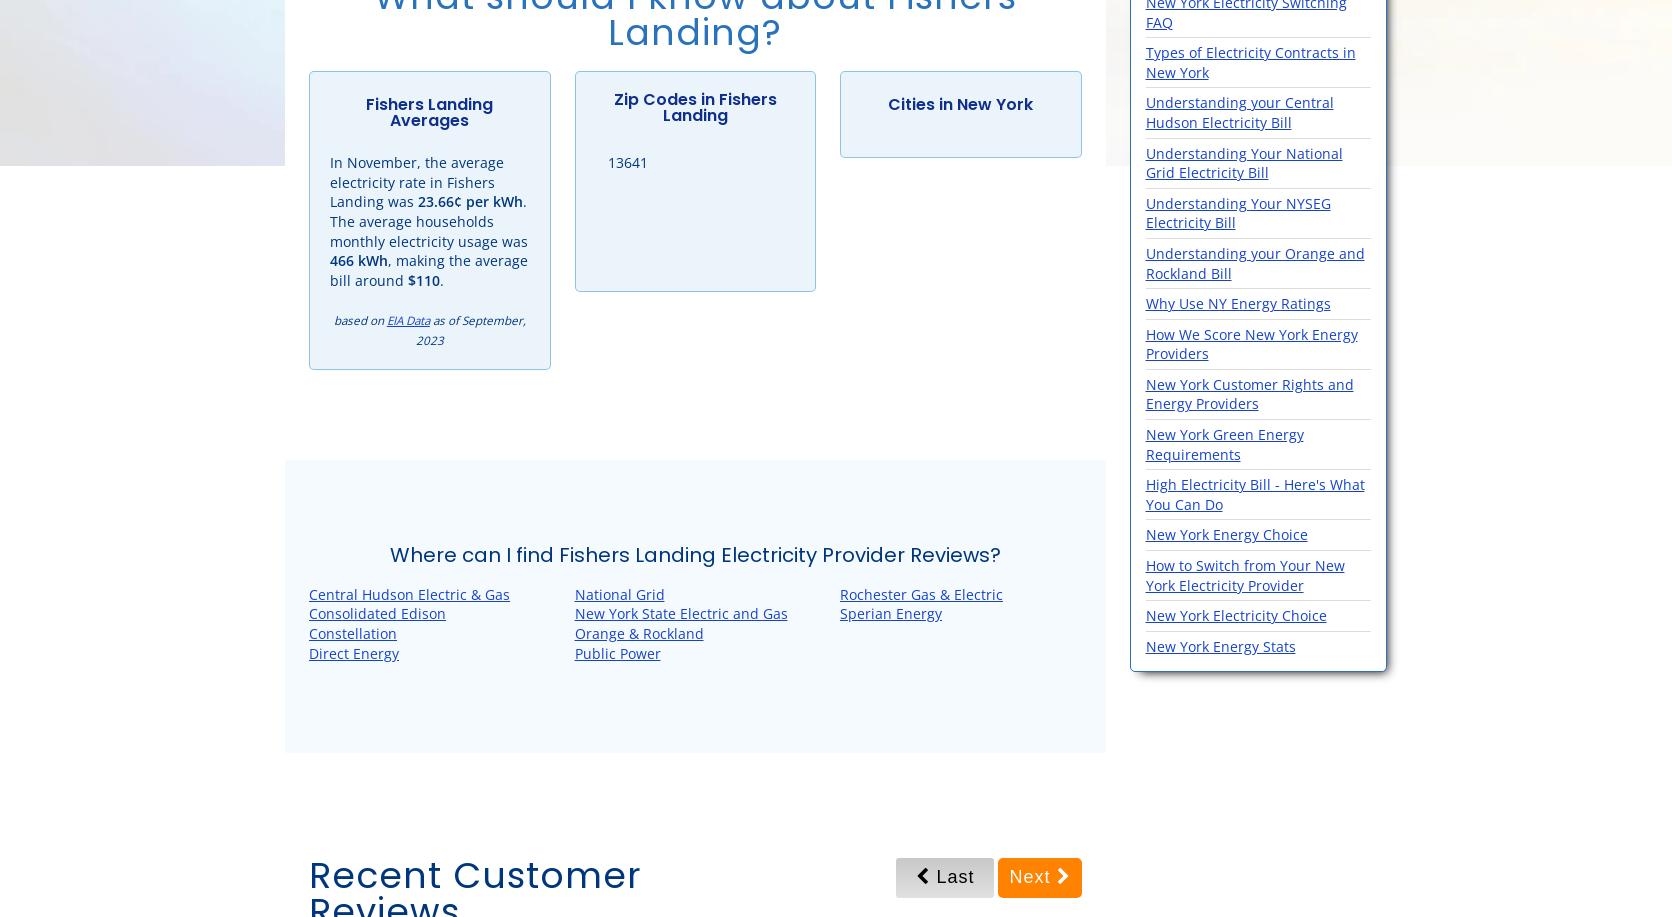 The width and height of the screenshot is (1672, 917). What do you see at coordinates (1254, 262) in the screenshot?
I see `'Understanding your Orange and Rockland Bill'` at bounding box center [1254, 262].